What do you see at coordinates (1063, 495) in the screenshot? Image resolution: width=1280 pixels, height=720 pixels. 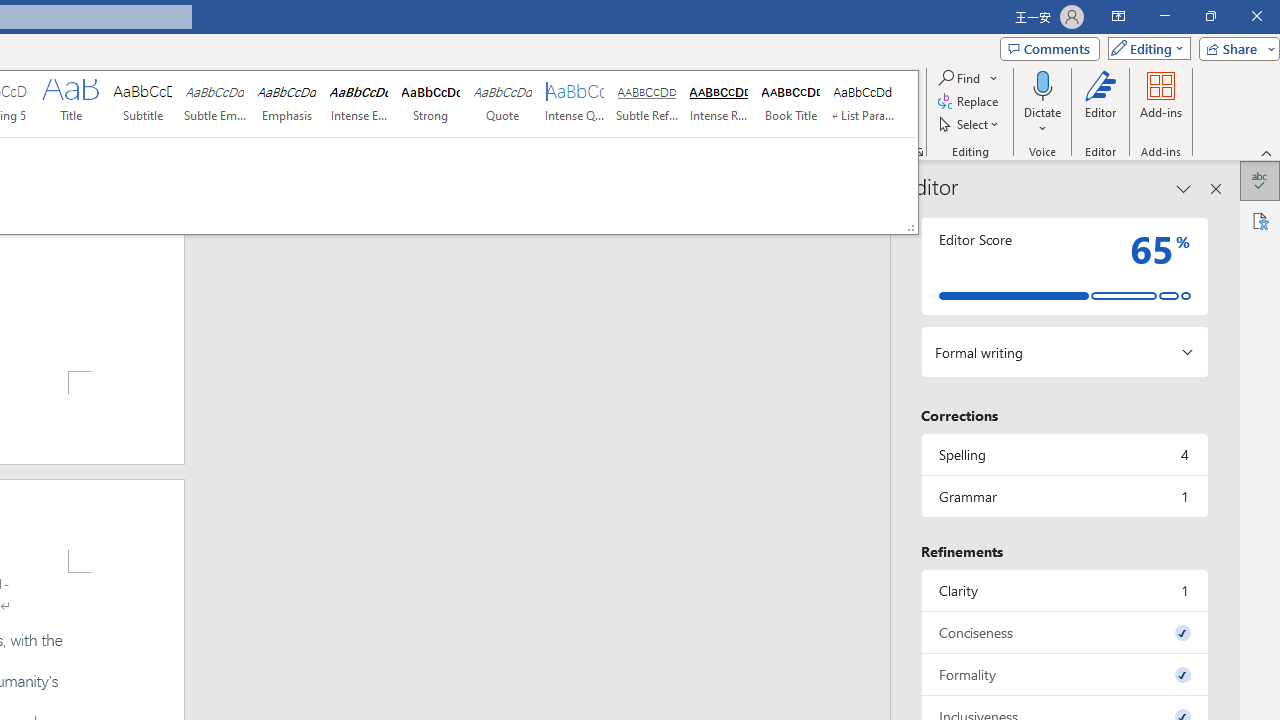 I see `'Grammar, 1 issue. Press space or enter to review items.'` at bounding box center [1063, 495].